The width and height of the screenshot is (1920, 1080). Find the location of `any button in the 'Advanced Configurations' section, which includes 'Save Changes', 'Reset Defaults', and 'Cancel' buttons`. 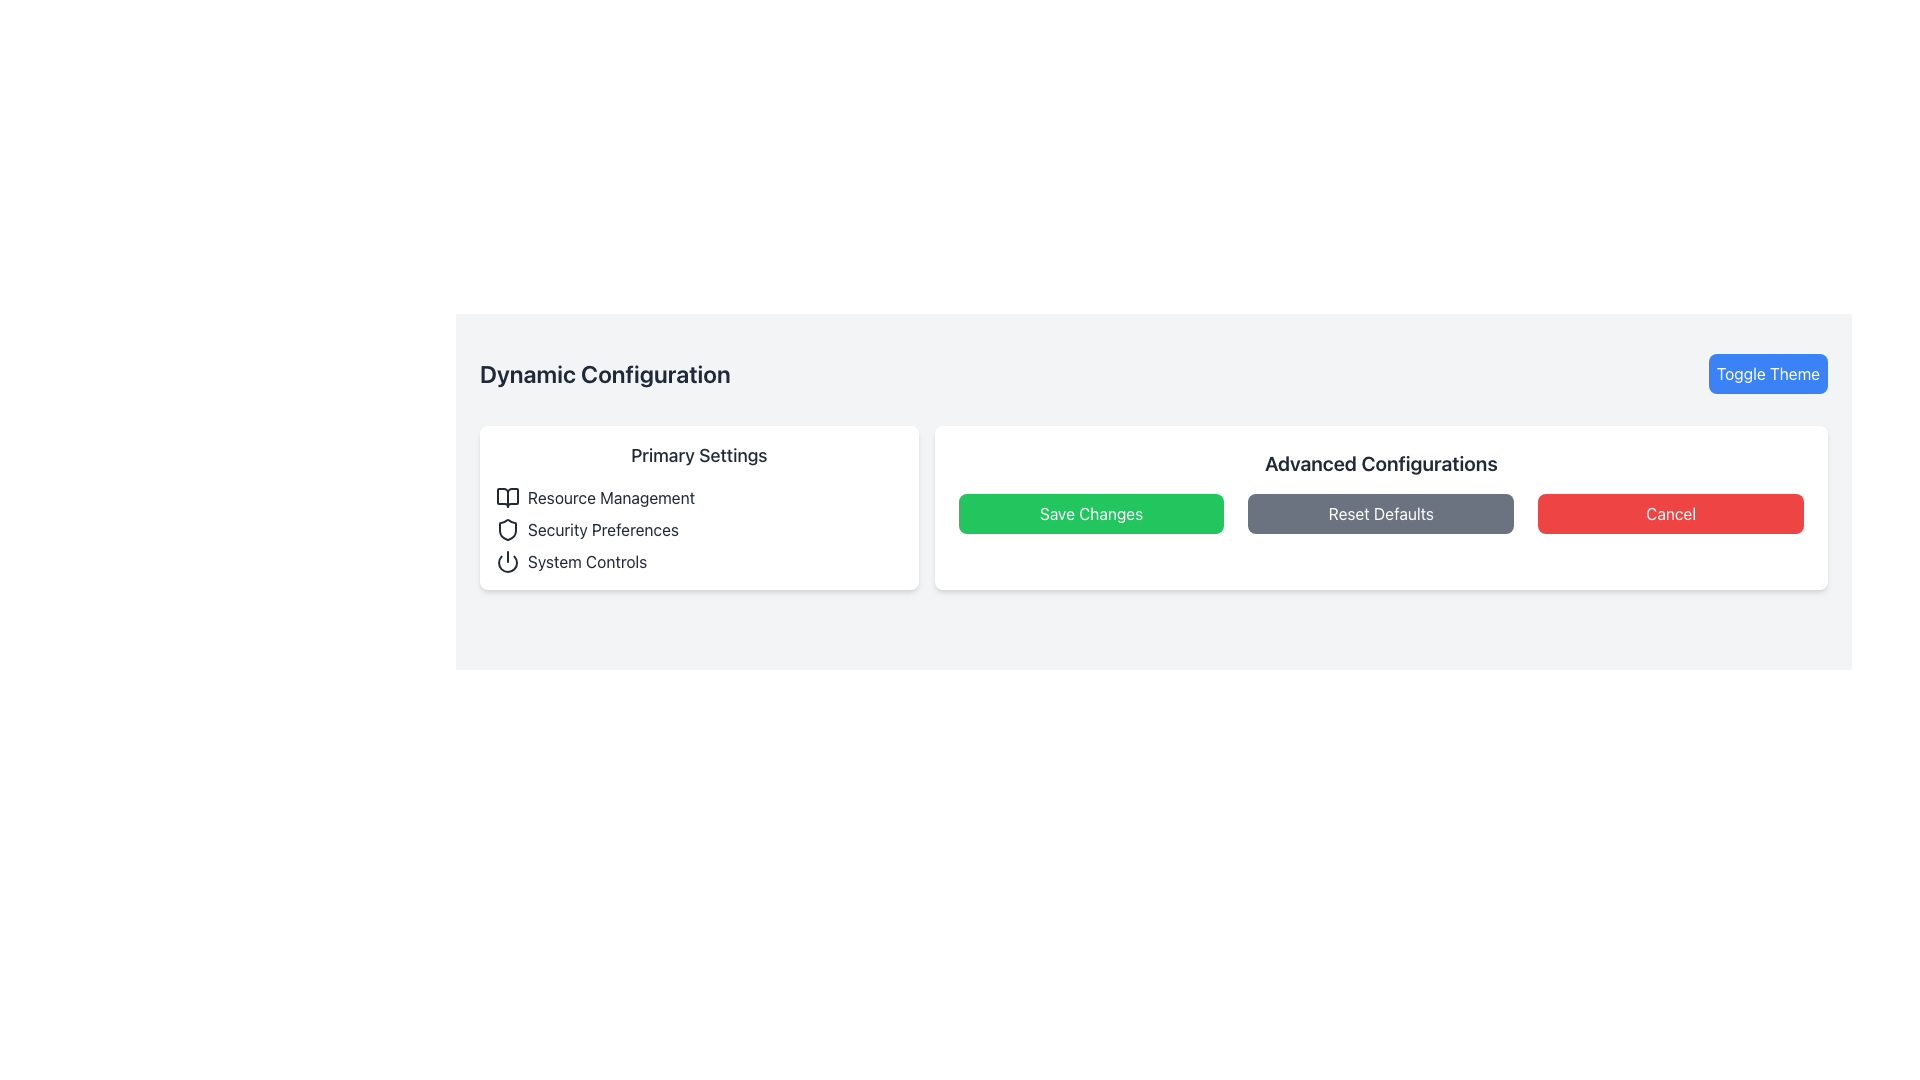

any button in the 'Advanced Configurations' section, which includes 'Save Changes', 'Reset Defaults', and 'Cancel' buttons is located at coordinates (1380, 507).